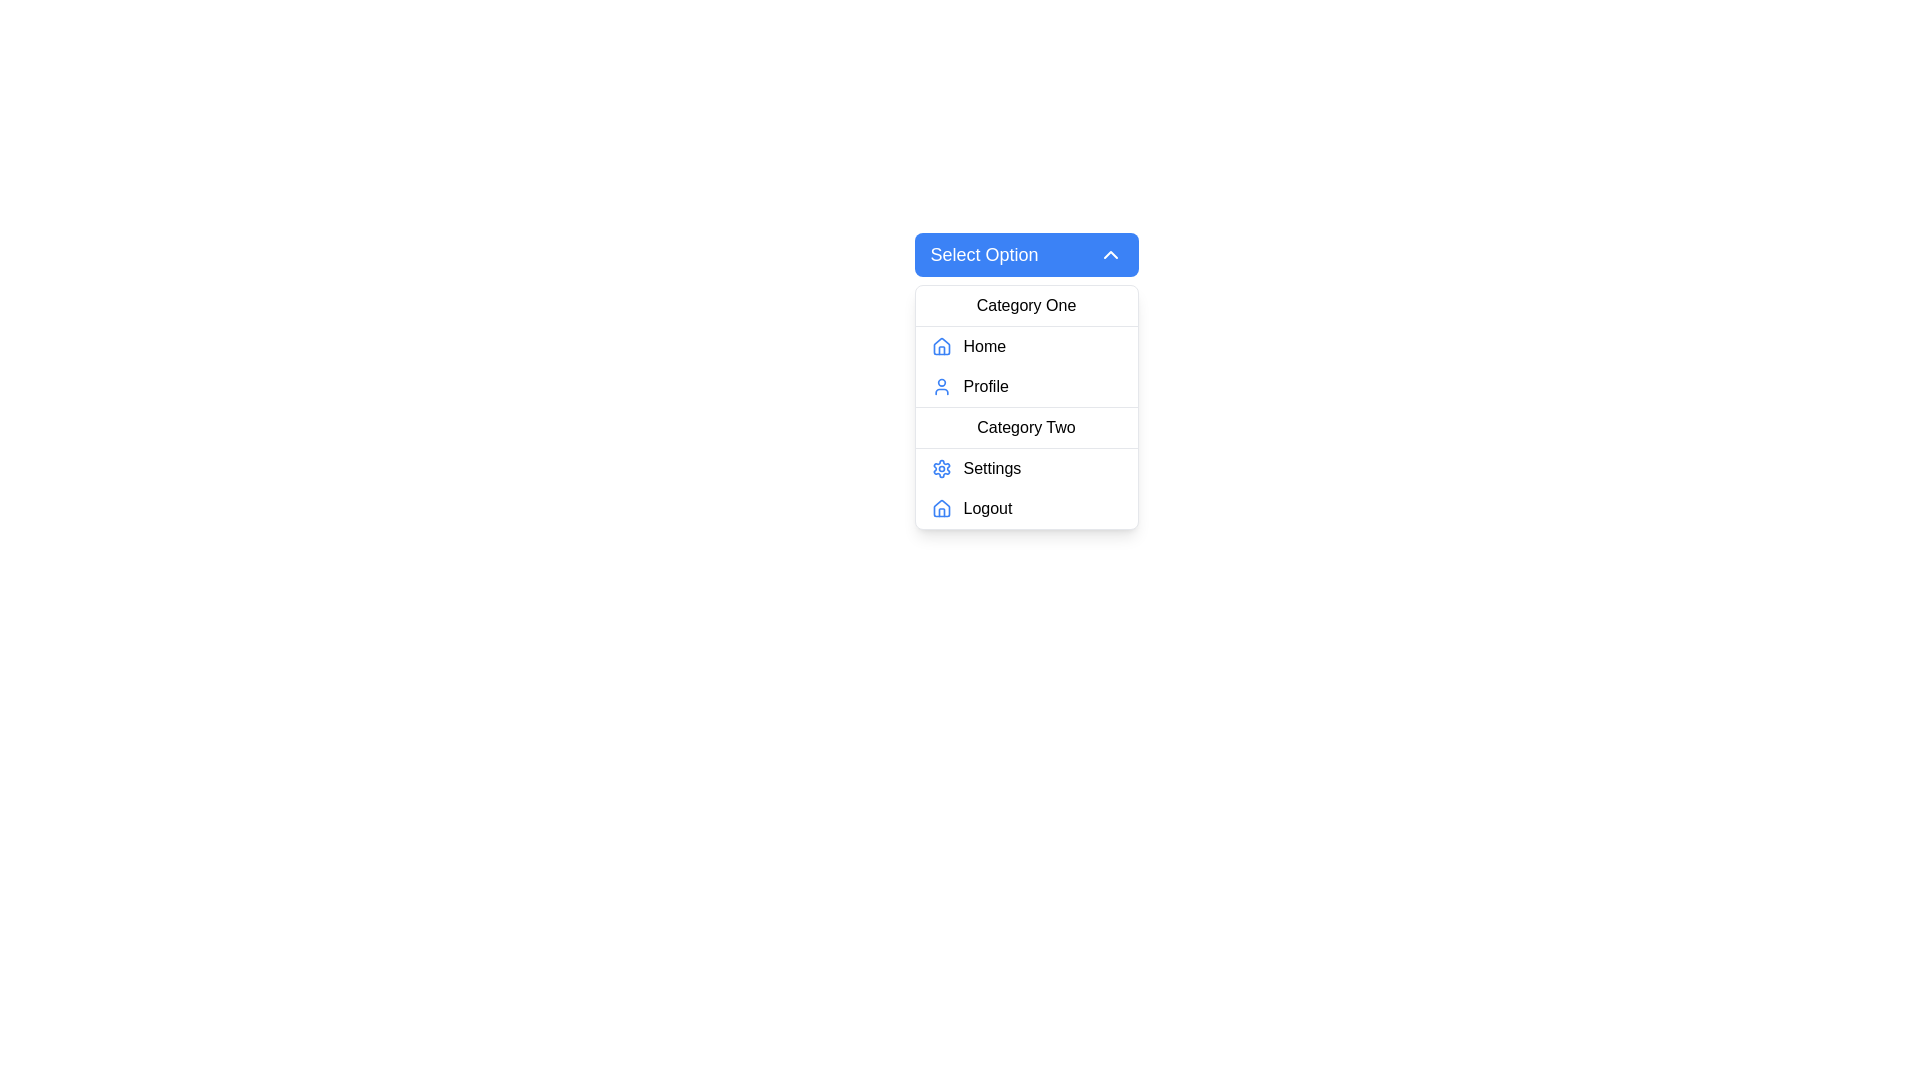 Image resolution: width=1920 pixels, height=1080 pixels. Describe the element at coordinates (1026, 508) in the screenshot. I see `the logout button located at the bottom of the dropdown menu under the 'Category Two' section to initiate the logout process` at that location.